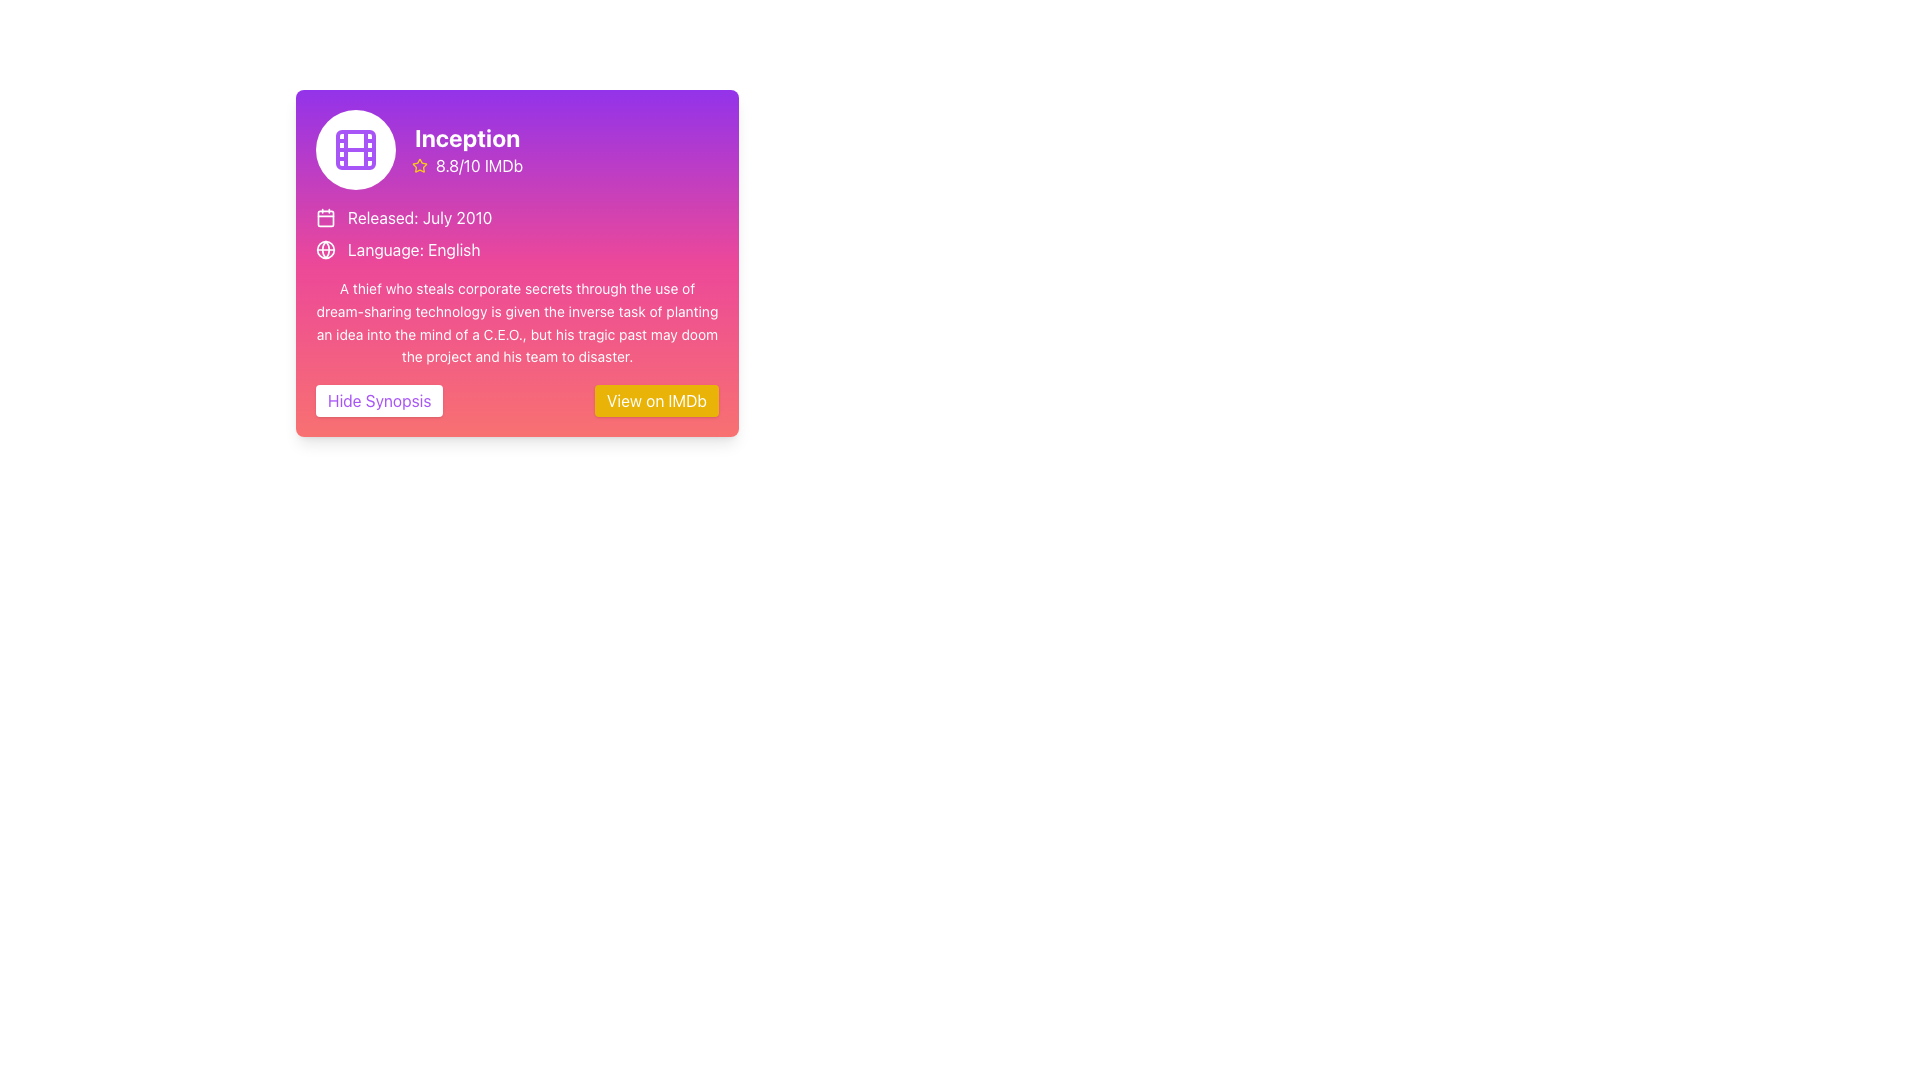 This screenshot has height=1080, width=1920. I want to click on textual and visual information displayed in the Text with Icon Display that shows the movie title 'Inception' and its IMDb rating, located in the top-right region of the gradient-colored card next to the film reel icon, so click(466, 149).